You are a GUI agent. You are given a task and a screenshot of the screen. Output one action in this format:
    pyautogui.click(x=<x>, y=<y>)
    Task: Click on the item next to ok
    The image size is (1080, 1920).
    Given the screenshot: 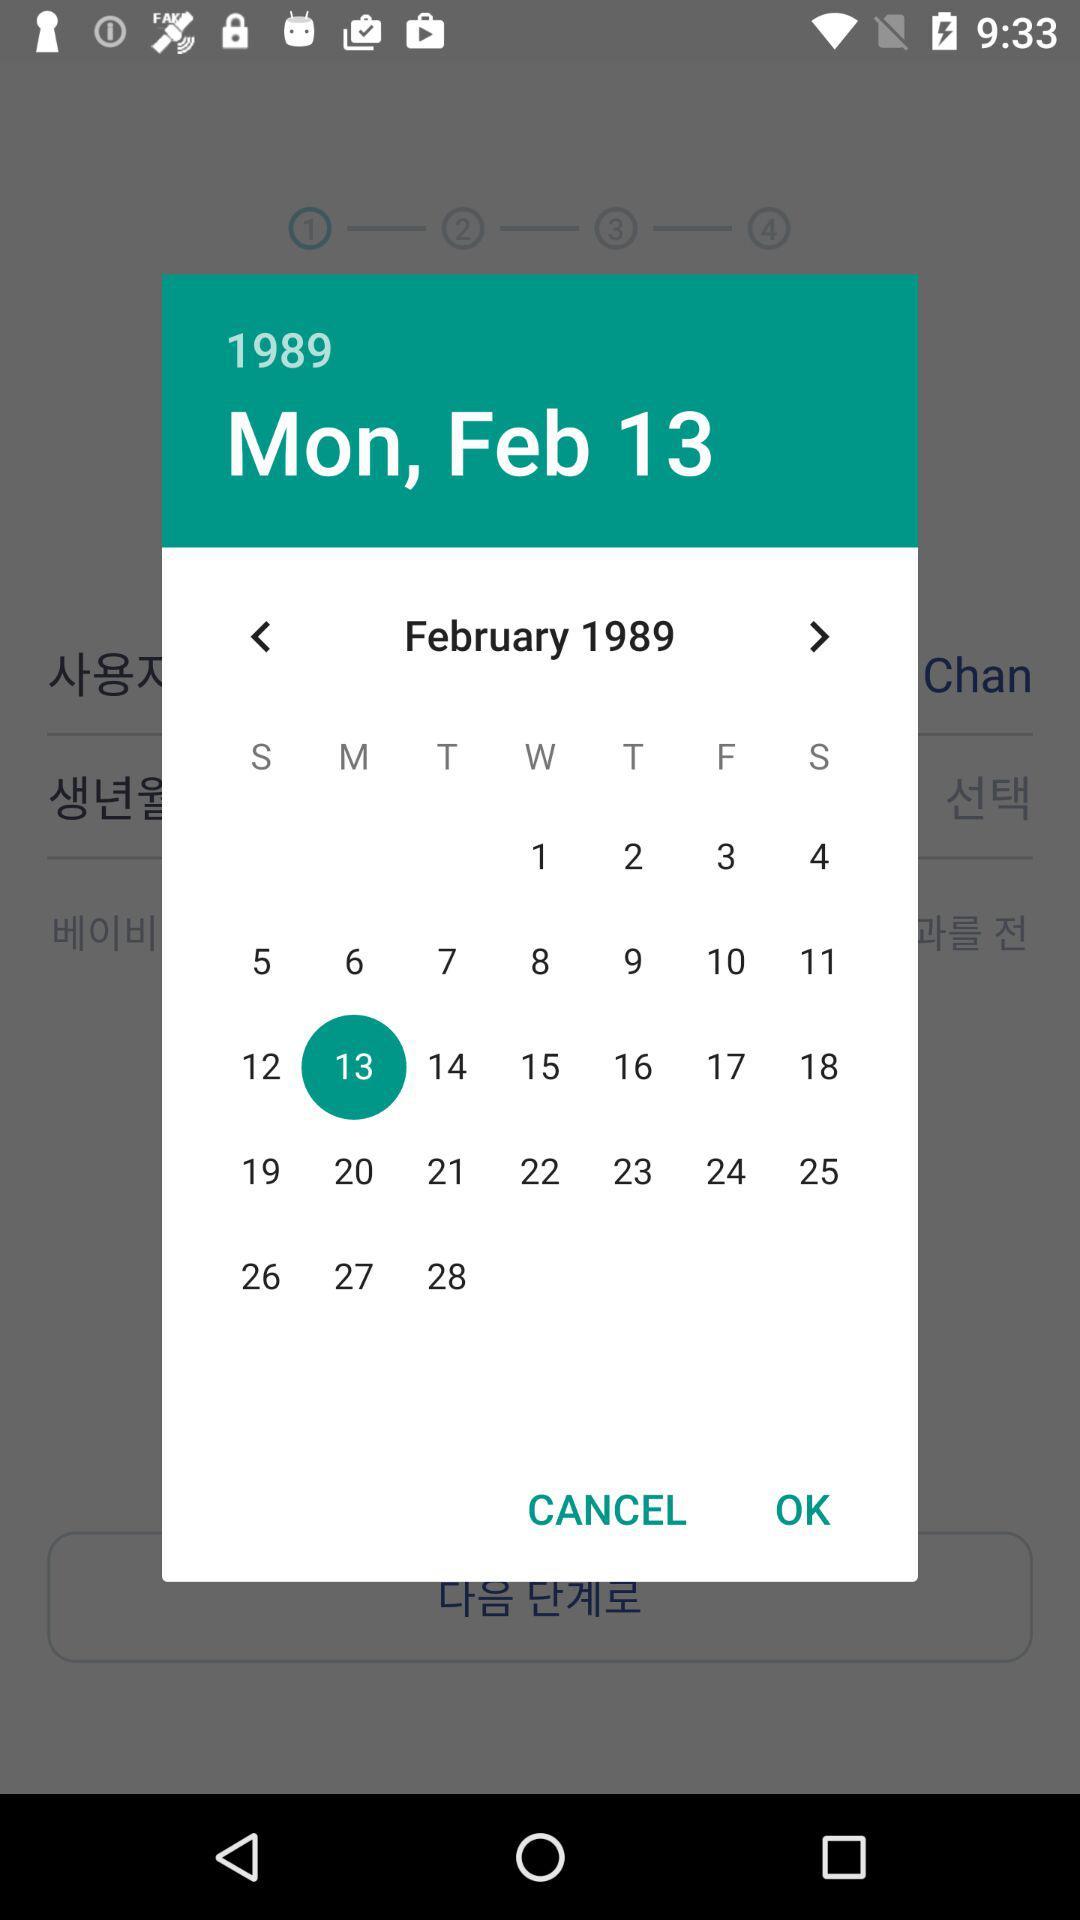 What is the action you would take?
    pyautogui.click(x=606, y=1508)
    